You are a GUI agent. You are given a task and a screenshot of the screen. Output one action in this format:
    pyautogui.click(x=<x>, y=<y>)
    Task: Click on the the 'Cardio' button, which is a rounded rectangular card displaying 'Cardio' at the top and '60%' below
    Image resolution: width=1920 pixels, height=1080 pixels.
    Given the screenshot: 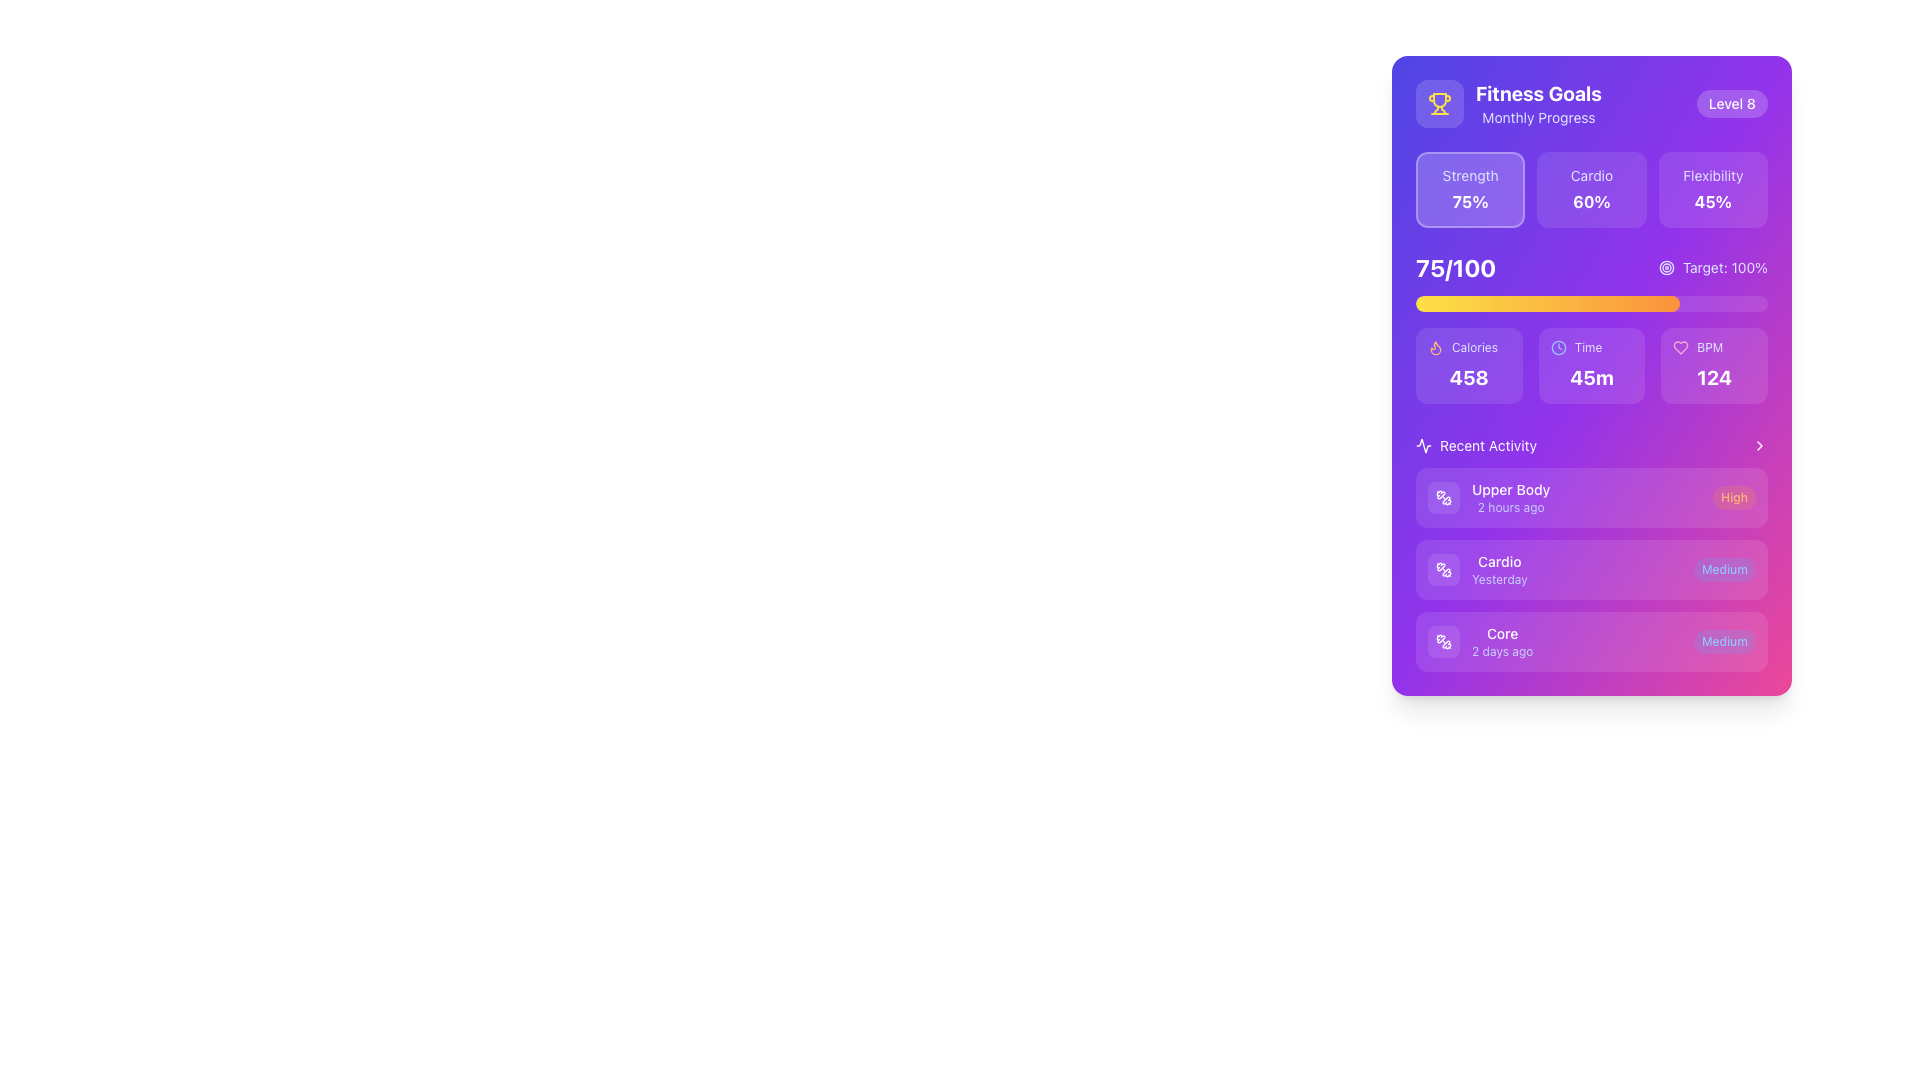 What is the action you would take?
    pyautogui.click(x=1591, y=189)
    